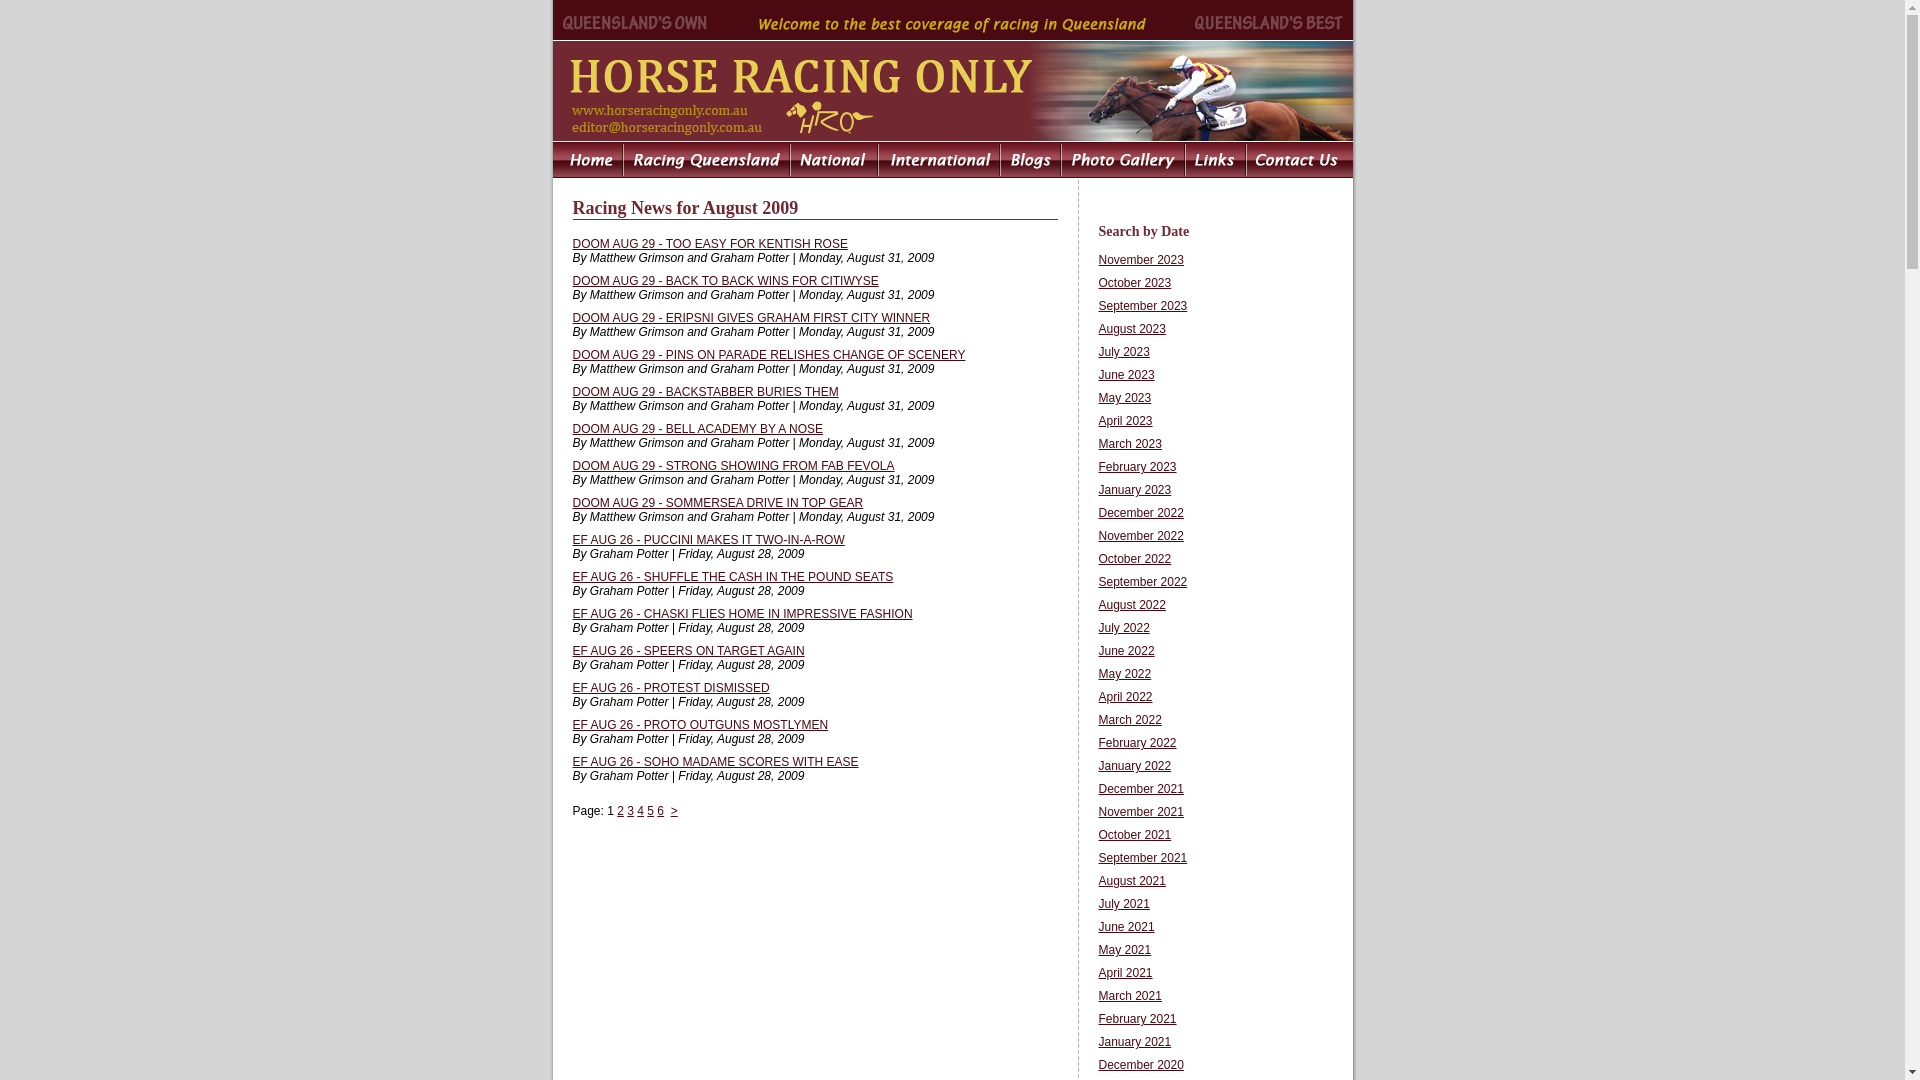 This screenshot has height=1080, width=1920. Describe the element at coordinates (1124, 397) in the screenshot. I see `'May 2023'` at that location.